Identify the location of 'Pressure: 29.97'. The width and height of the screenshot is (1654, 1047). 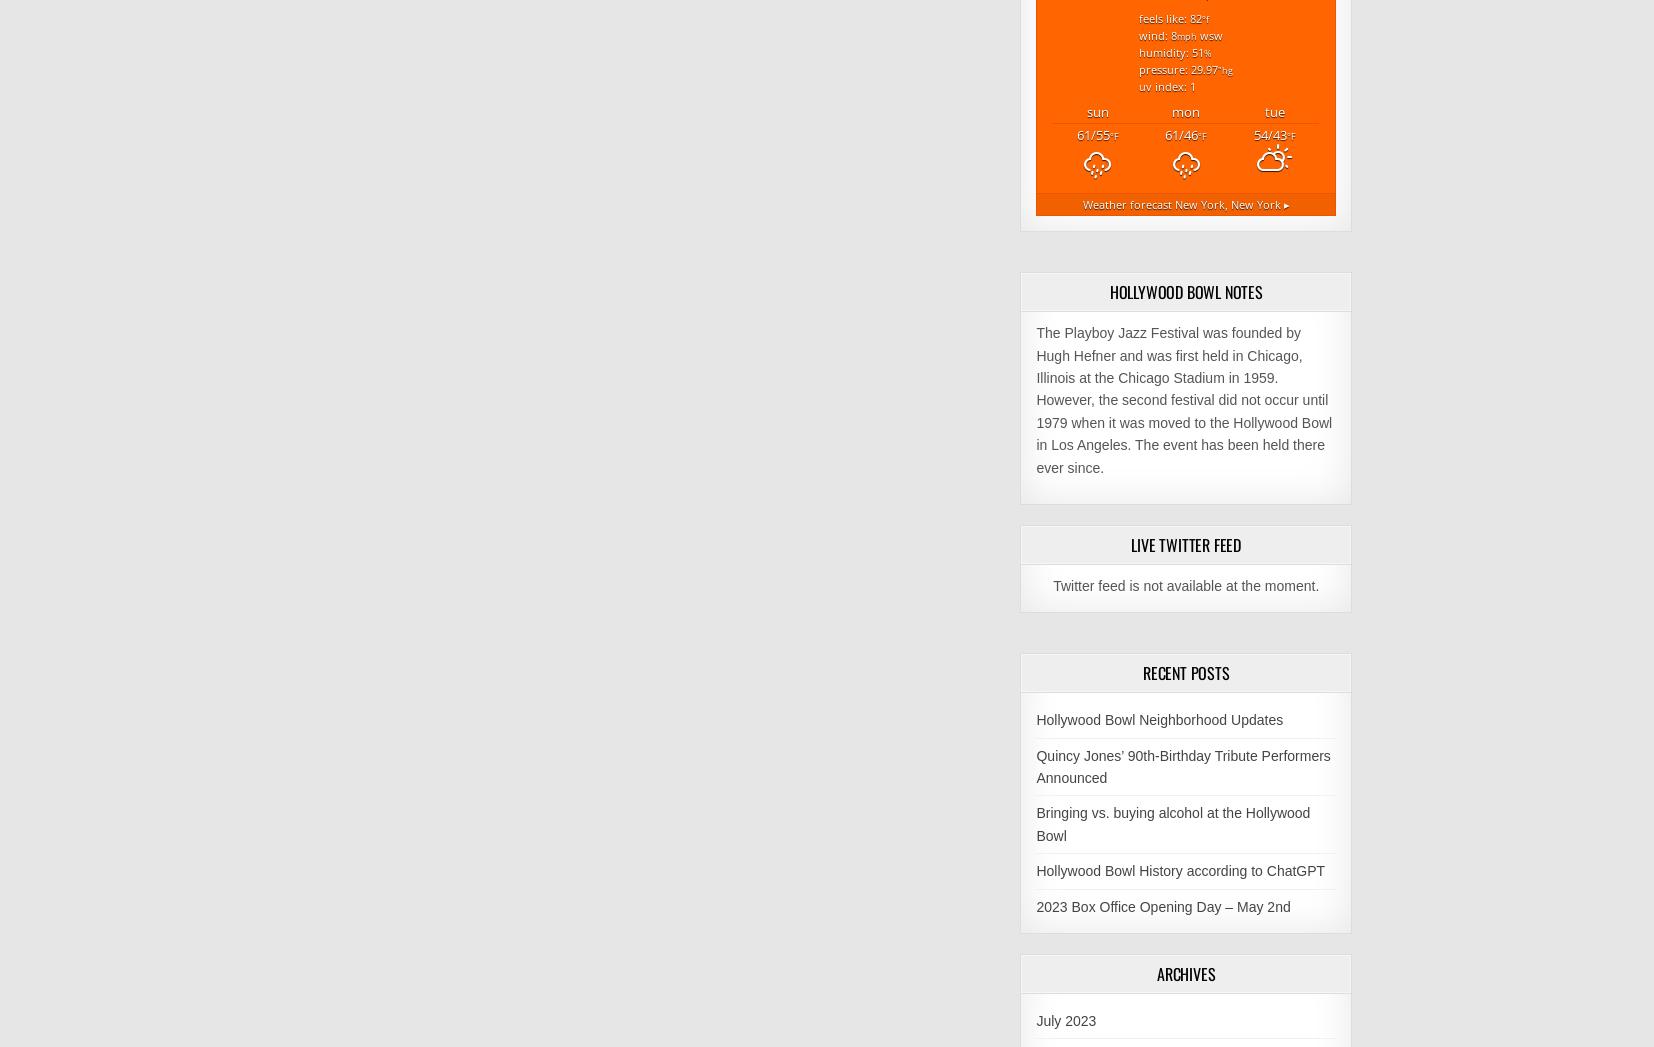
(1177, 68).